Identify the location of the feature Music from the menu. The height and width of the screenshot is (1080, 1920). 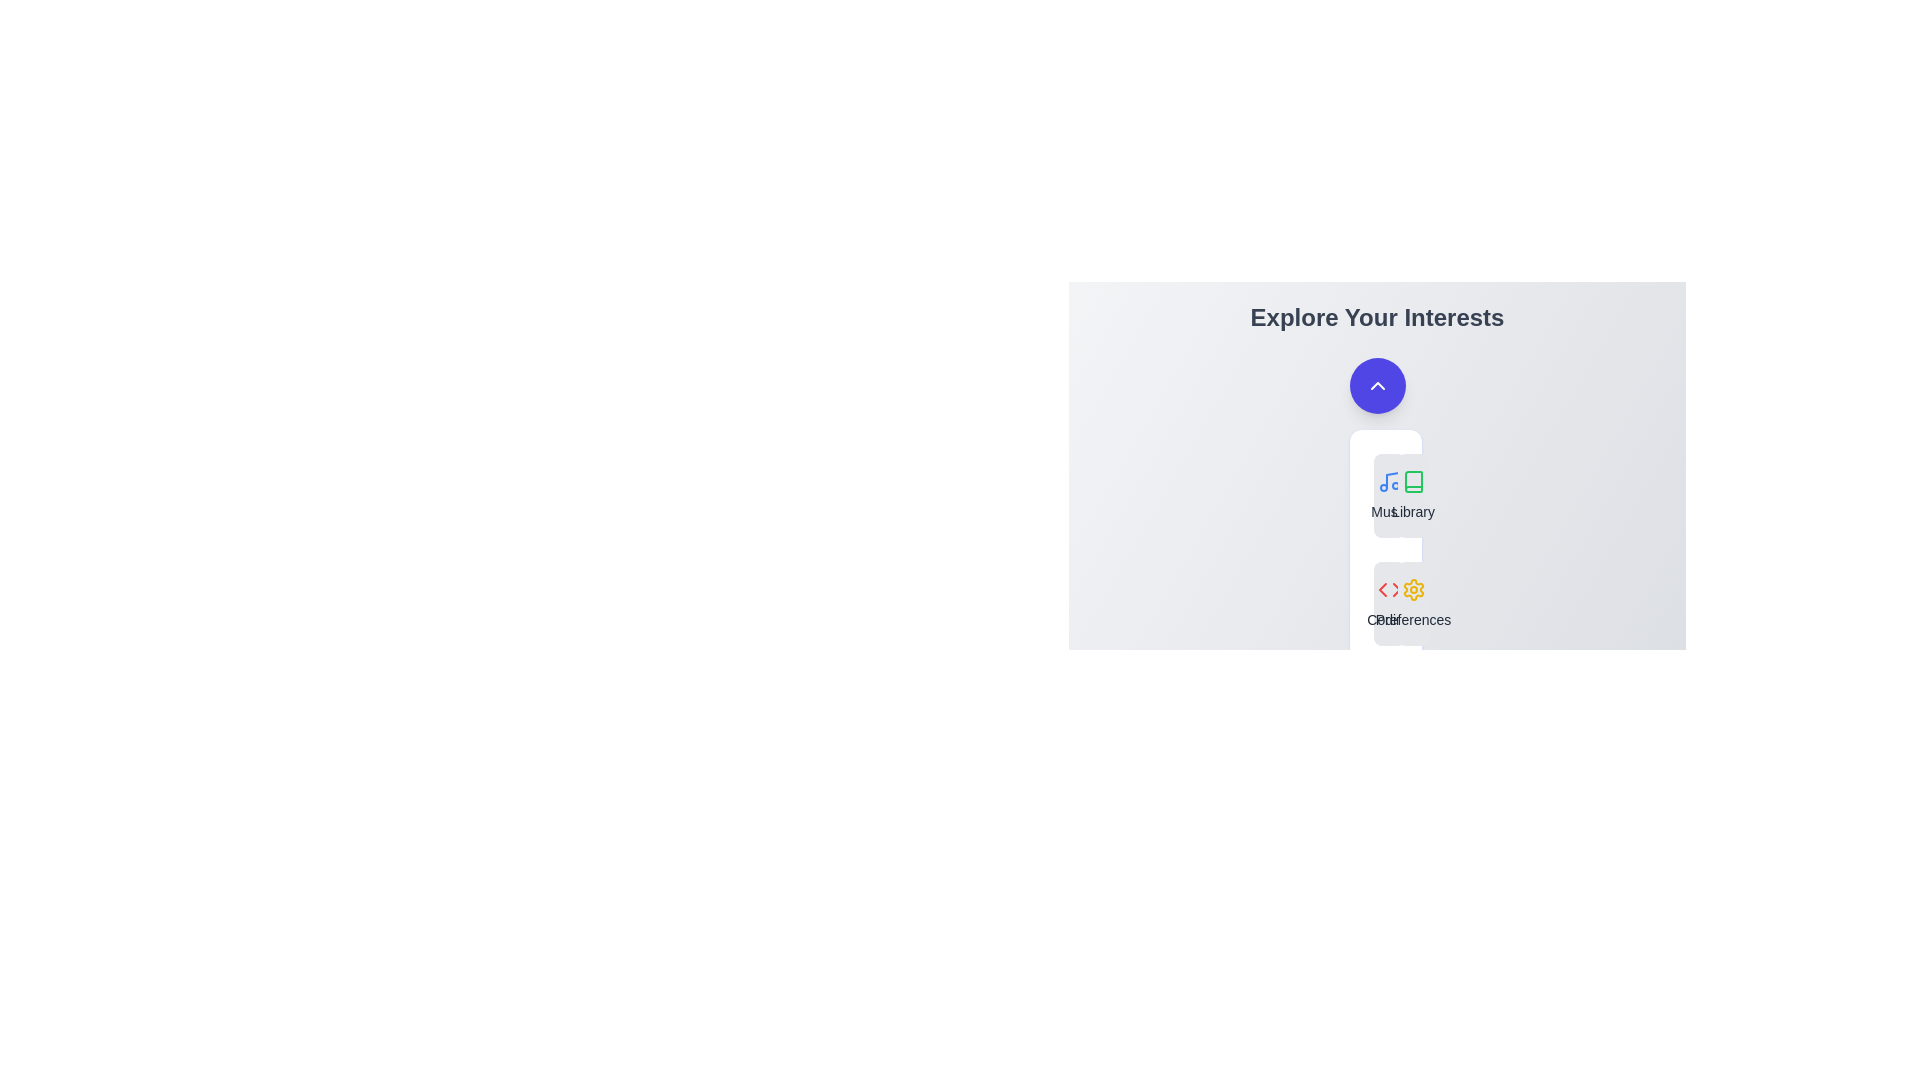
(1388, 495).